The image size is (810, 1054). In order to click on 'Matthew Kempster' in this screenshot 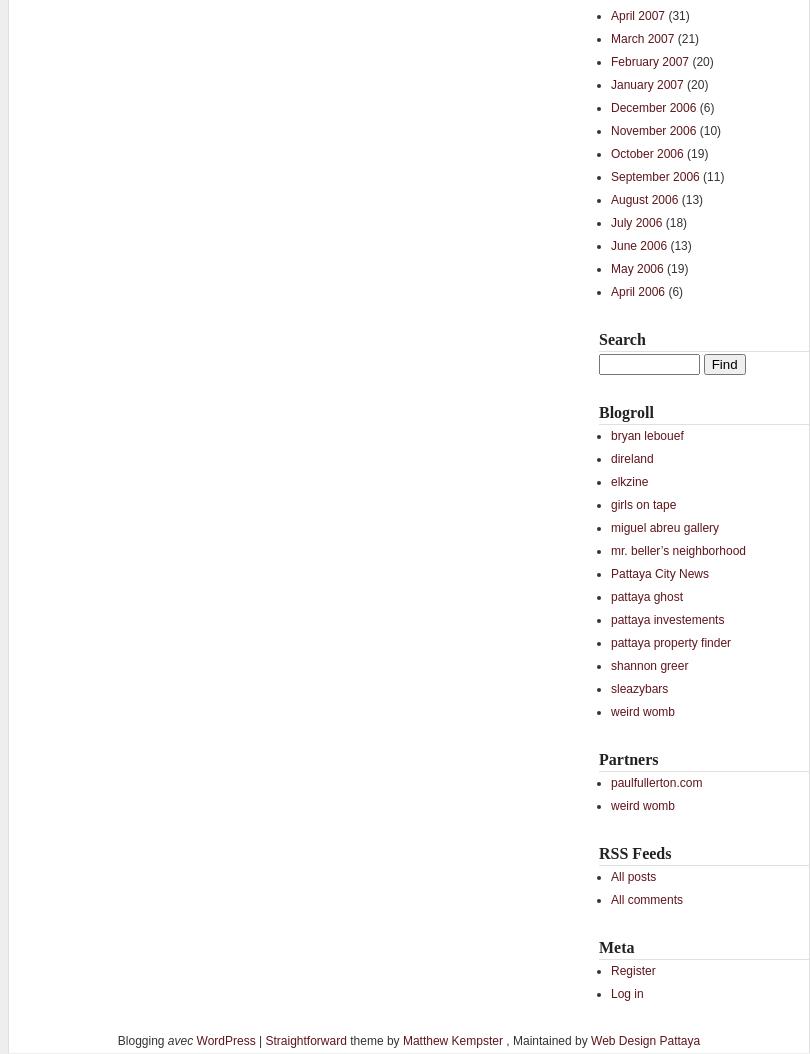, I will do `click(451, 1040)`.